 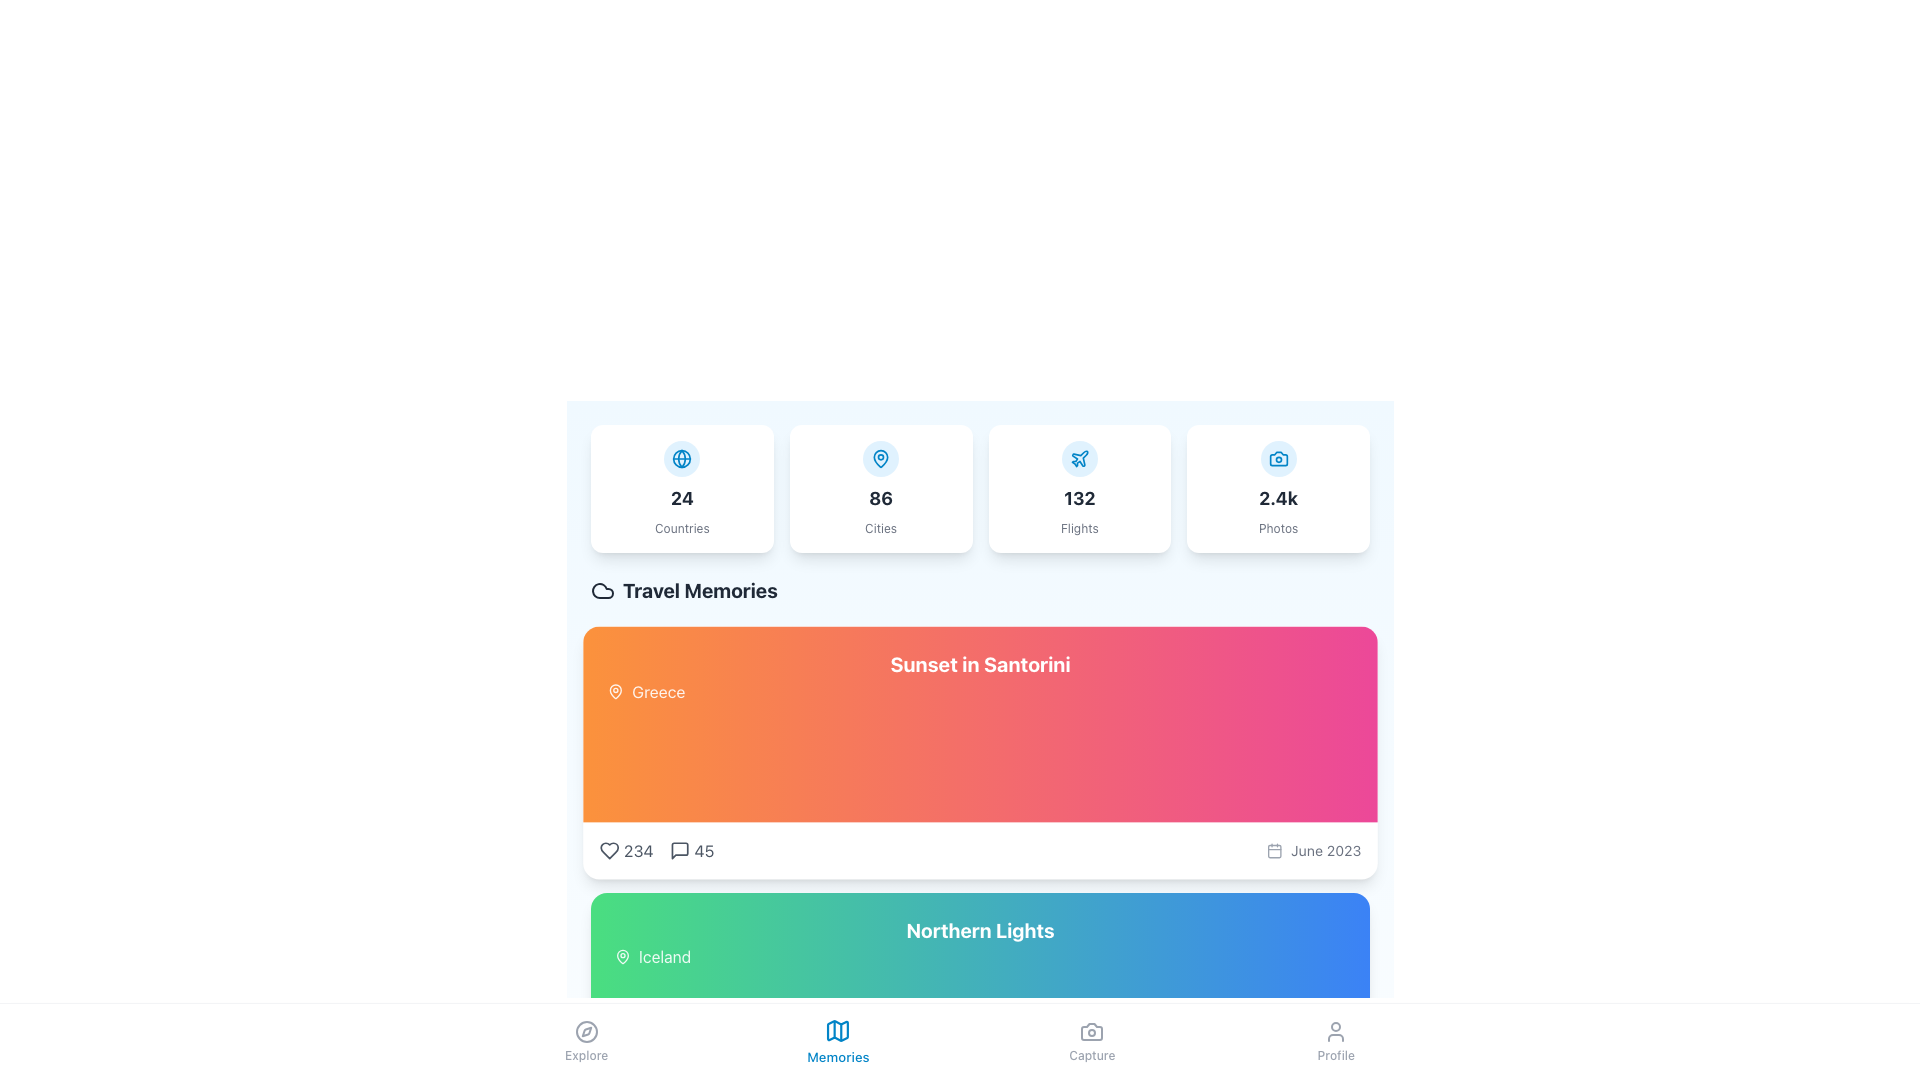 What do you see at coordinates (838, 1030) in the screenshot?
I see `the 'Memories' tab icon which is represented as a folded map with a blue outline in the bottom navigation bar, located between the 'Explore' and 'Capture' tab icons` at bounding box center [838, 1030].